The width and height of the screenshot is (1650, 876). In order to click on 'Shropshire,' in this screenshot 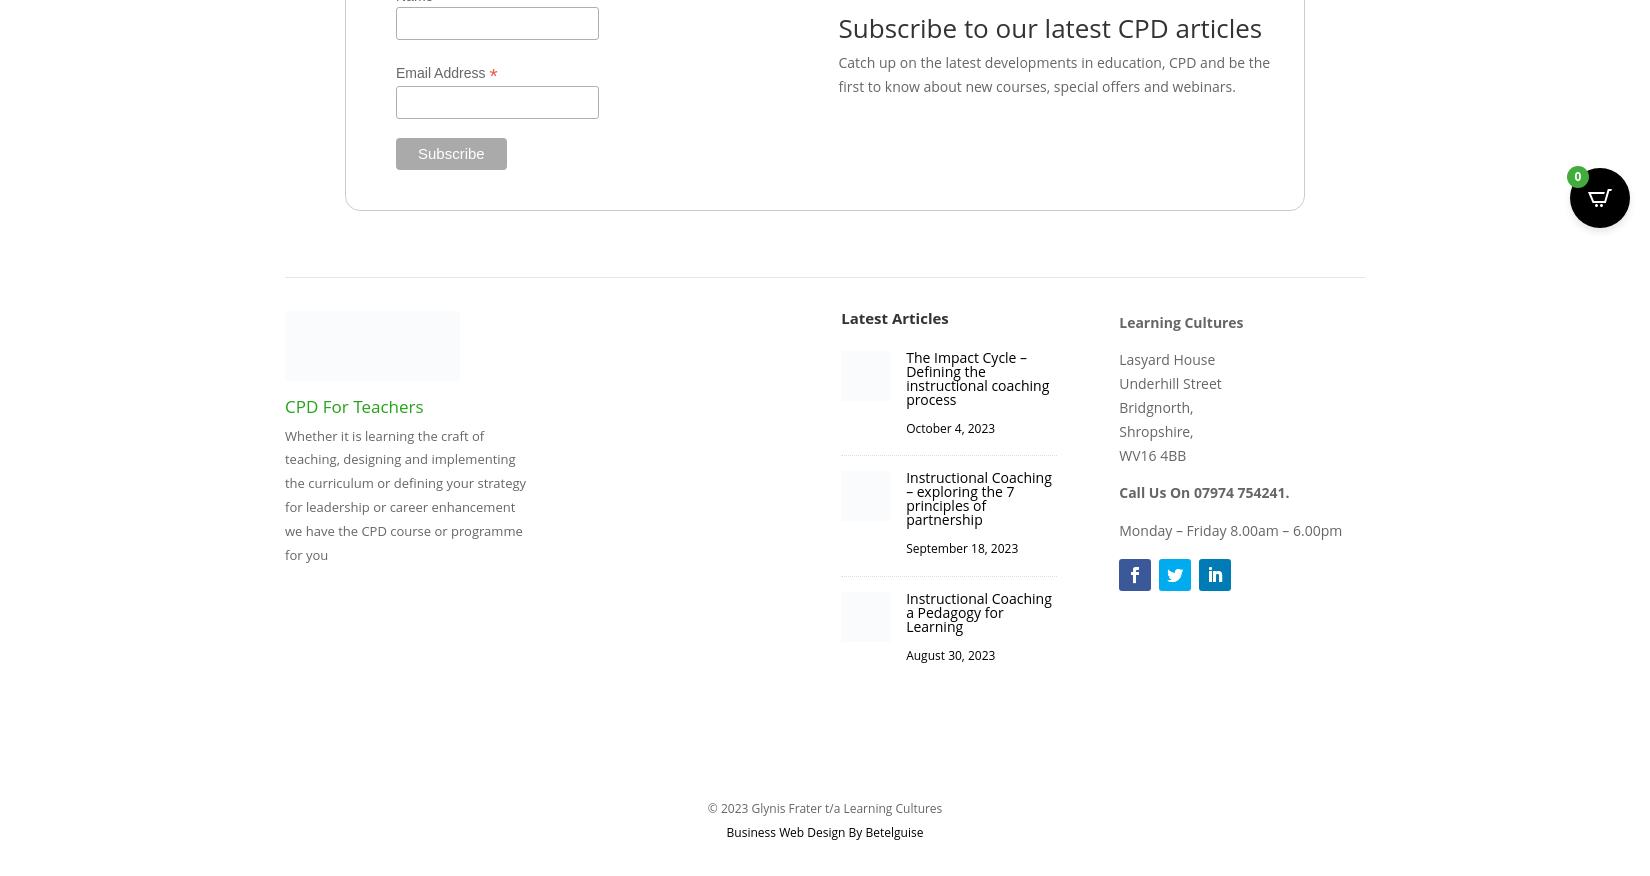, I will do `click(1155, 430)`.